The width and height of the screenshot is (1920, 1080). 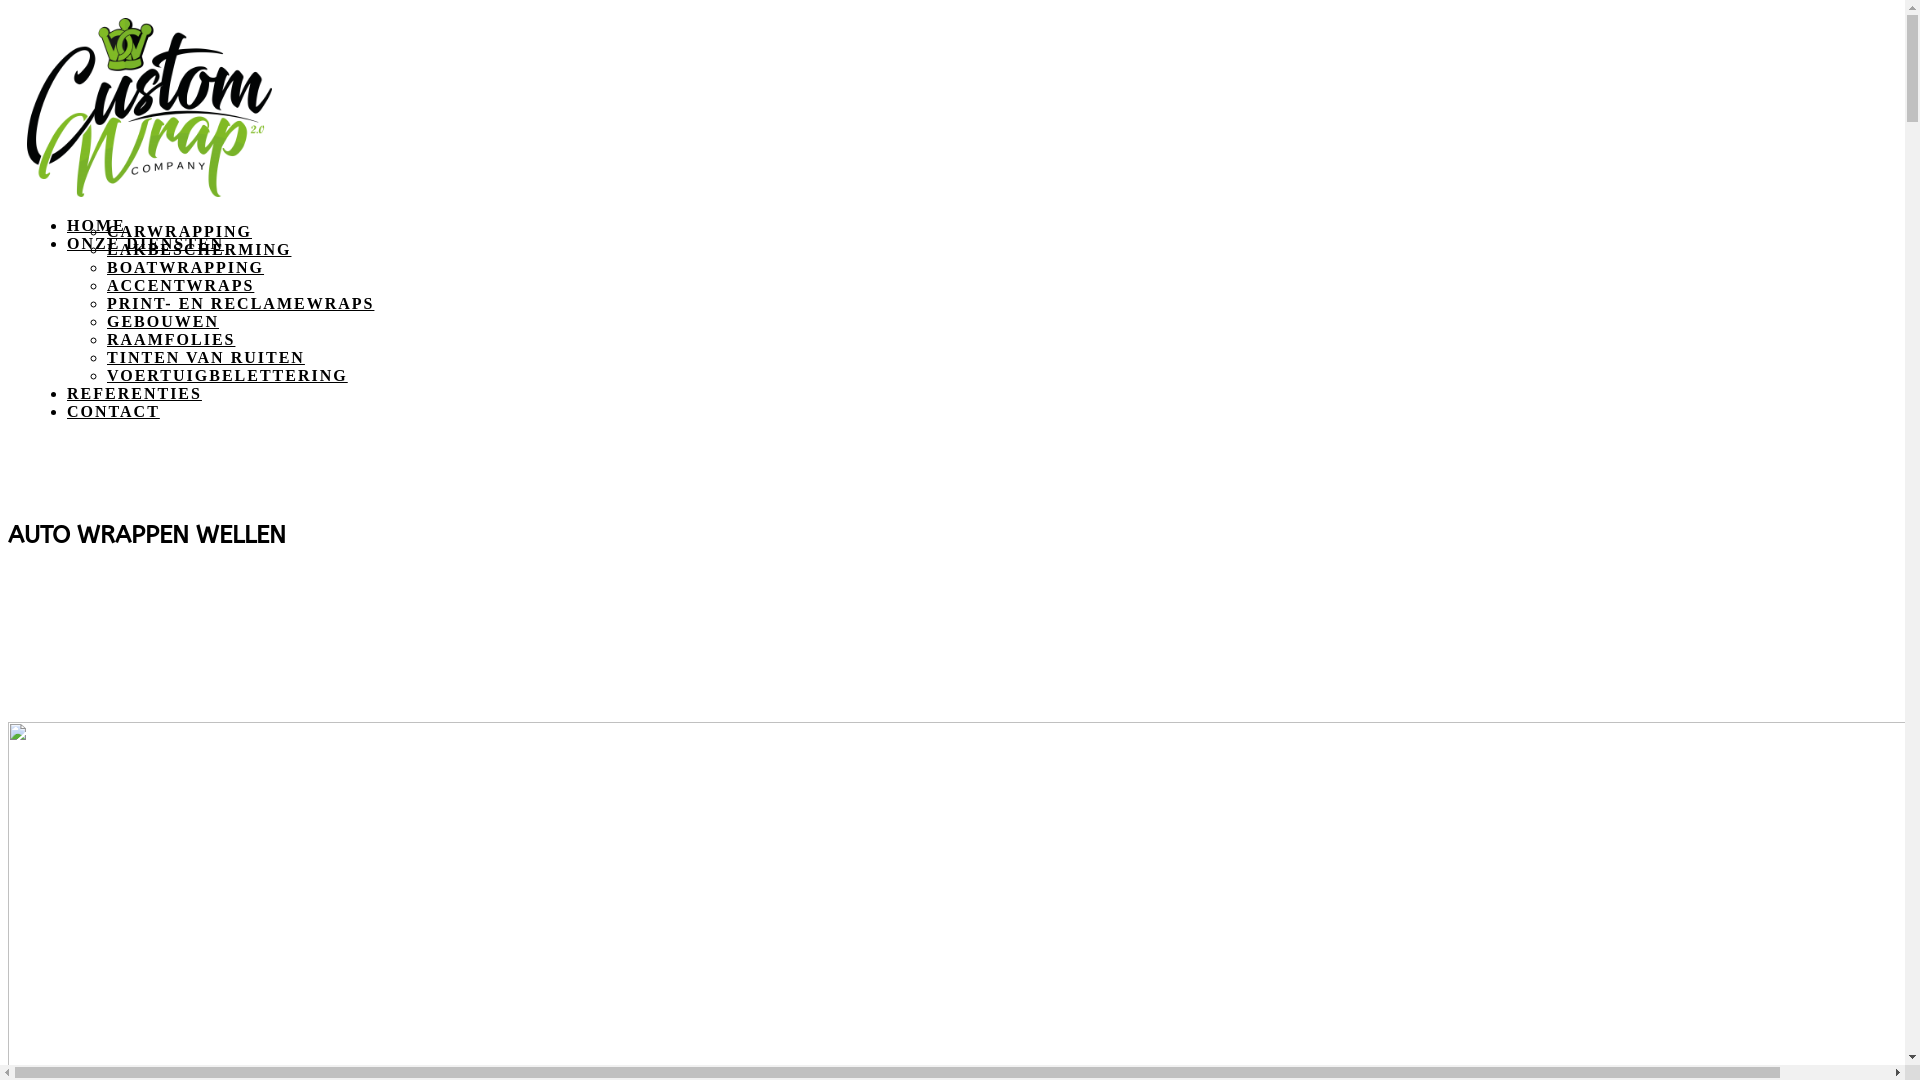 I want to click on 'ACCENTWRAPS', so click(x=180, y=285).